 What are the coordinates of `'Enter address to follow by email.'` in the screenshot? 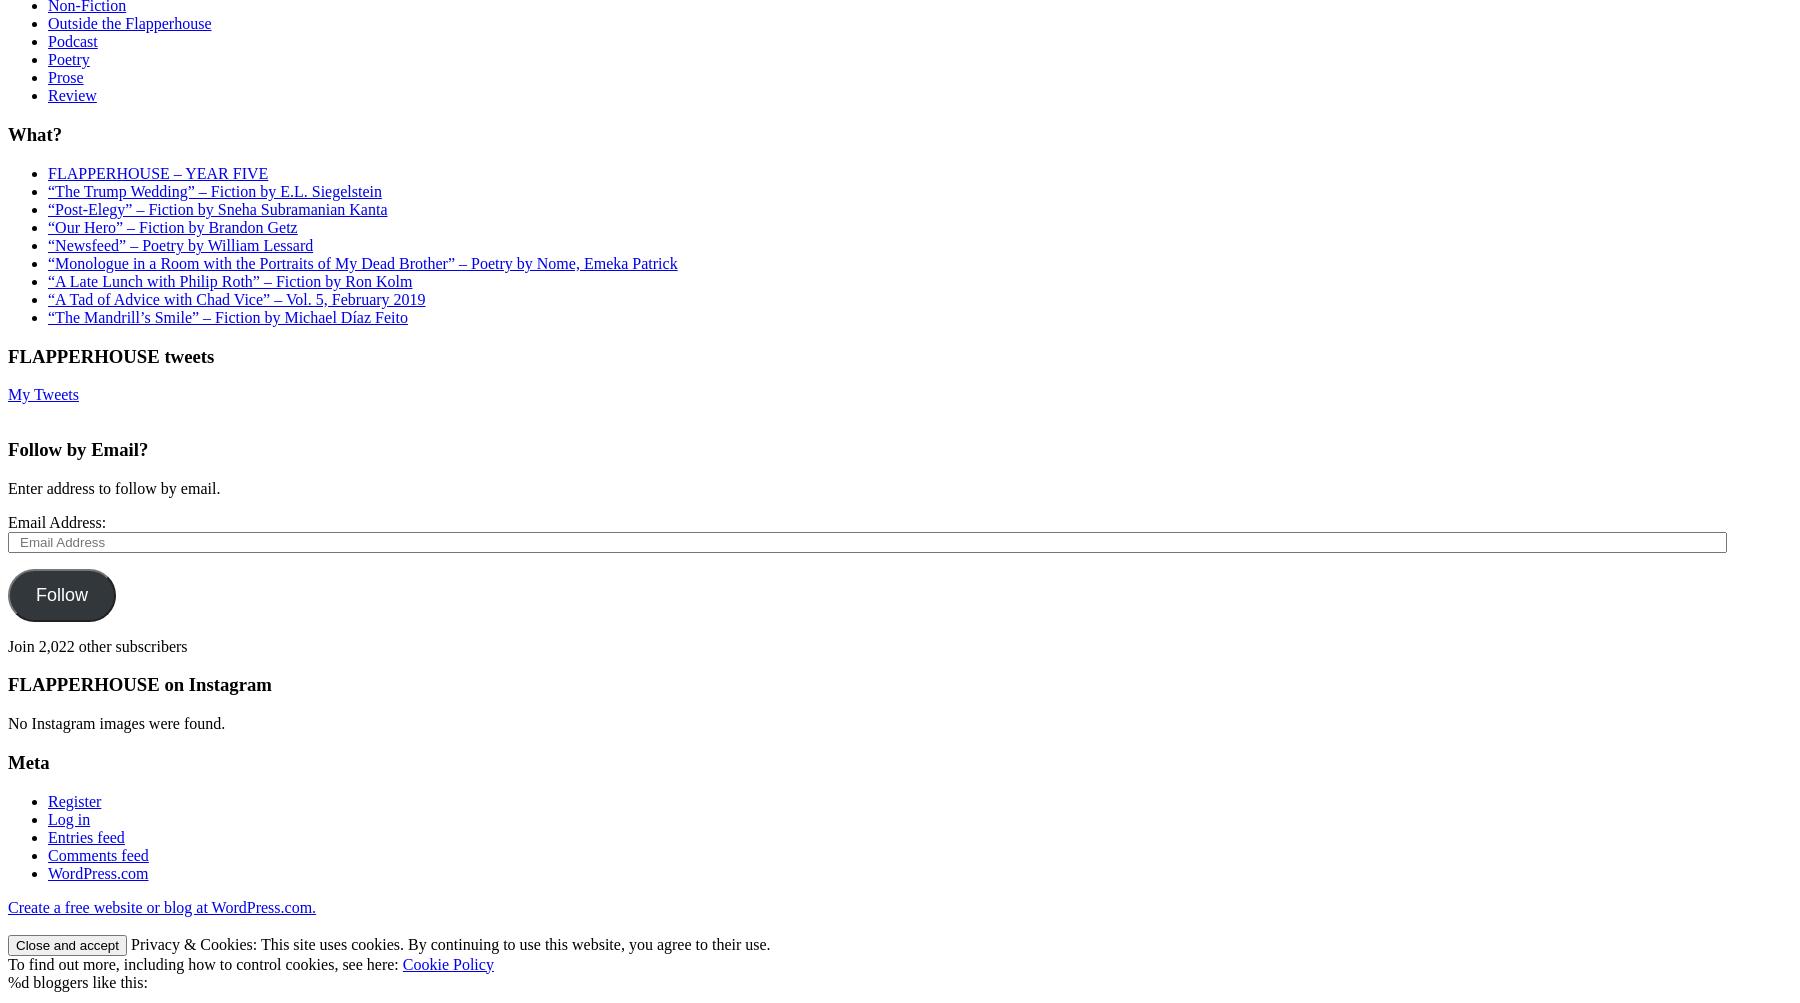 It's located at (113, 487).